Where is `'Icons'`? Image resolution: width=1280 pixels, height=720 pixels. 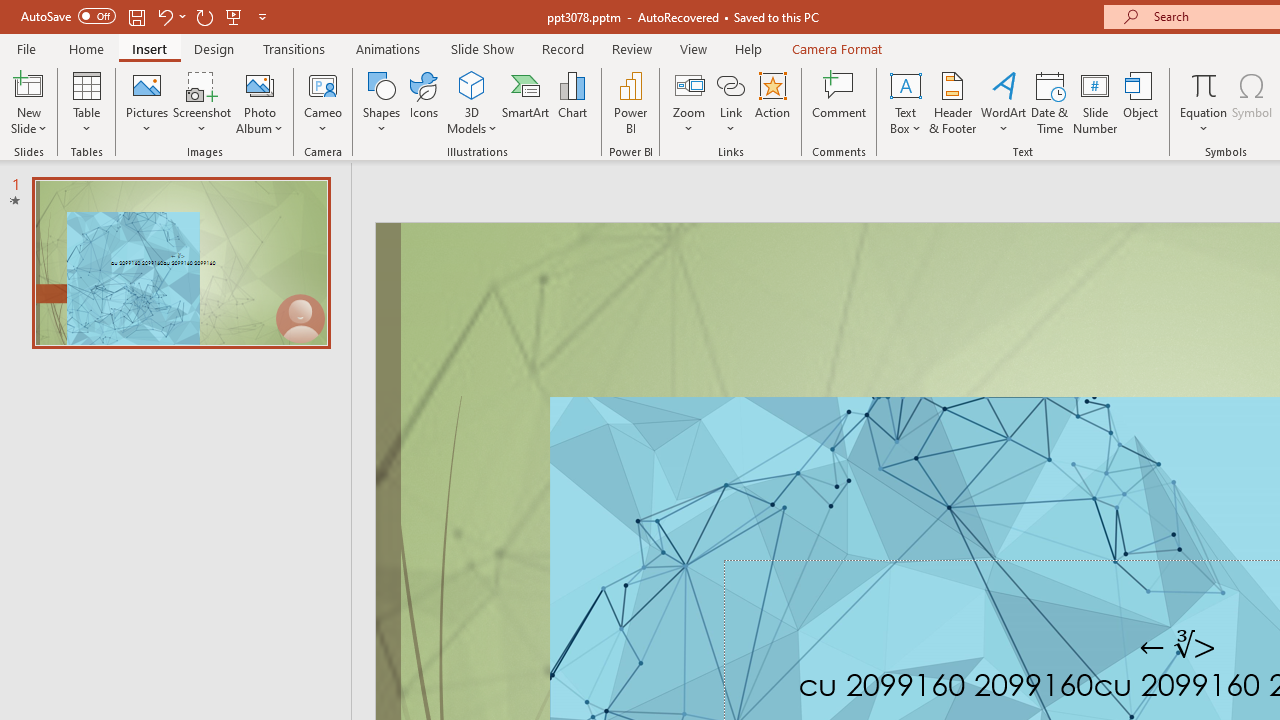
'Icons' is located at coordinates (423, 103).